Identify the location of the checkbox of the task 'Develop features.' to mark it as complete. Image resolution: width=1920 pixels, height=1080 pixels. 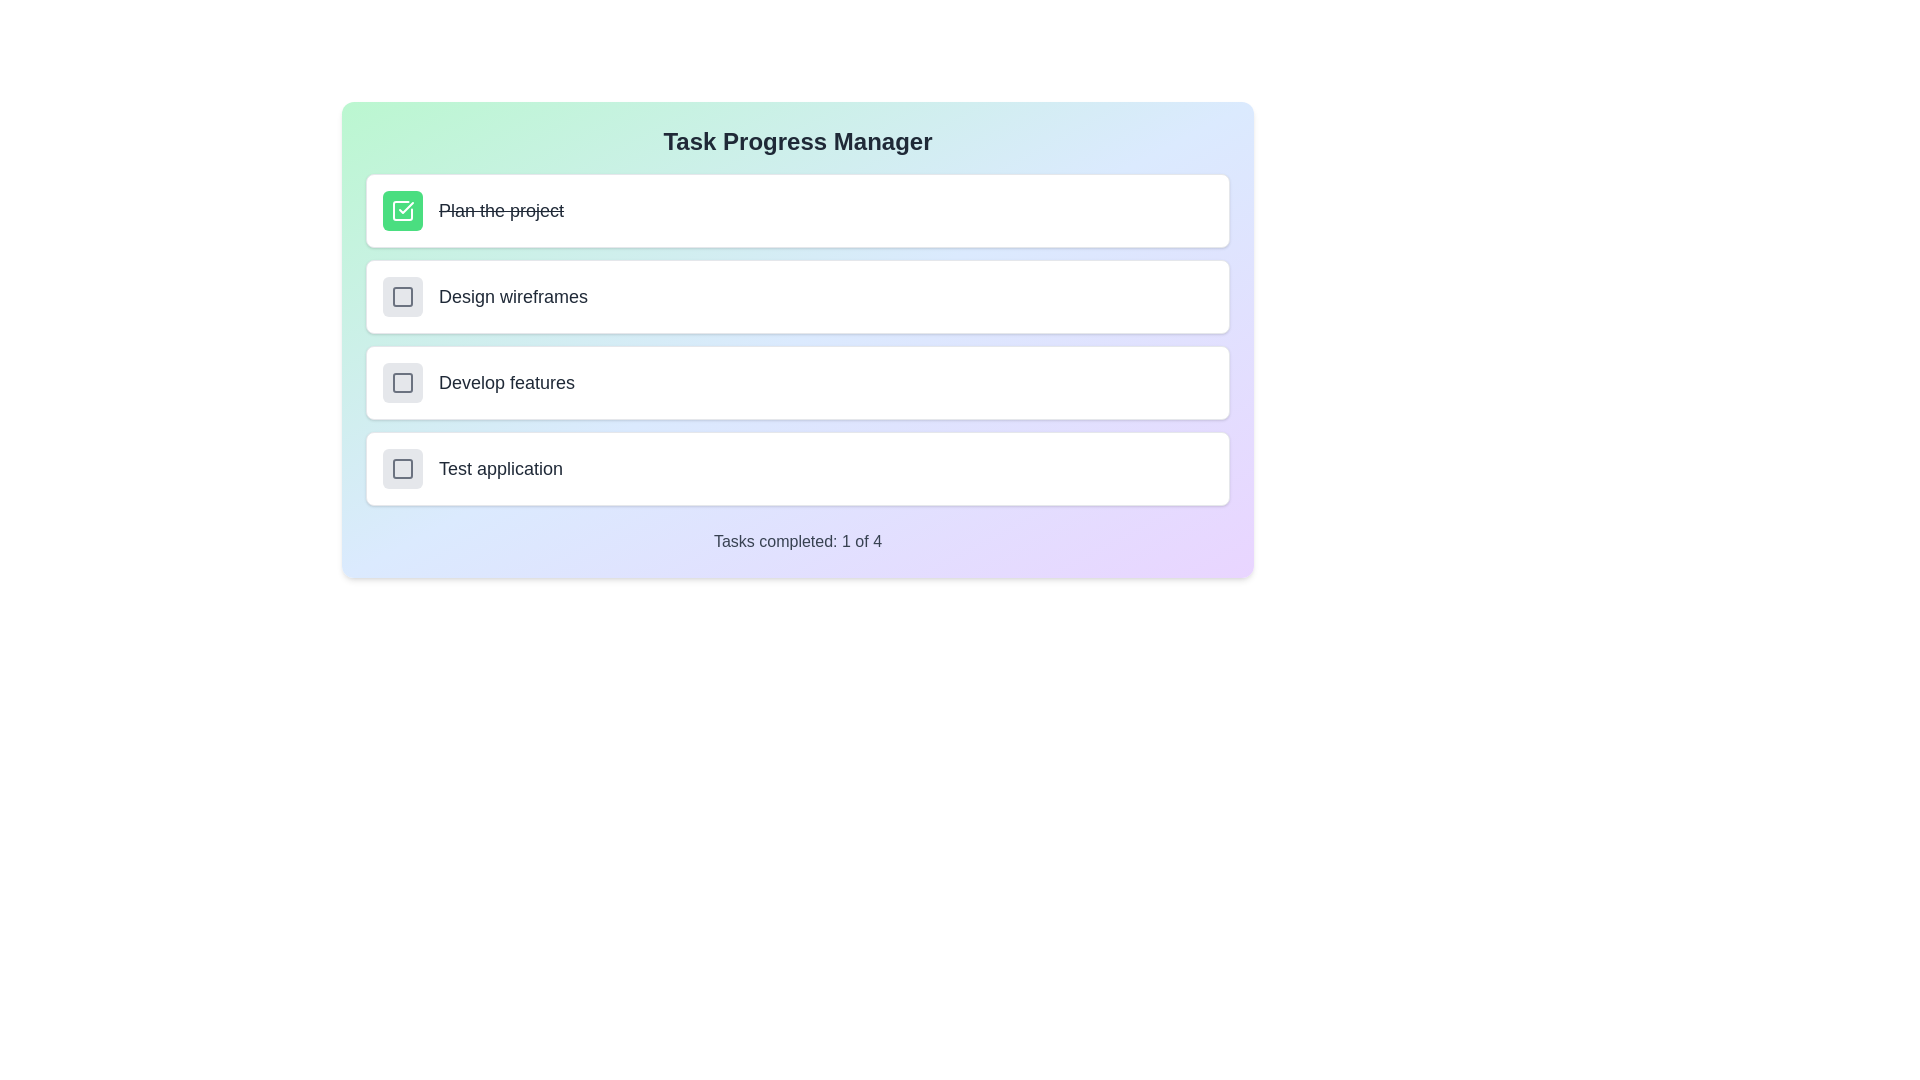
(796, 382).